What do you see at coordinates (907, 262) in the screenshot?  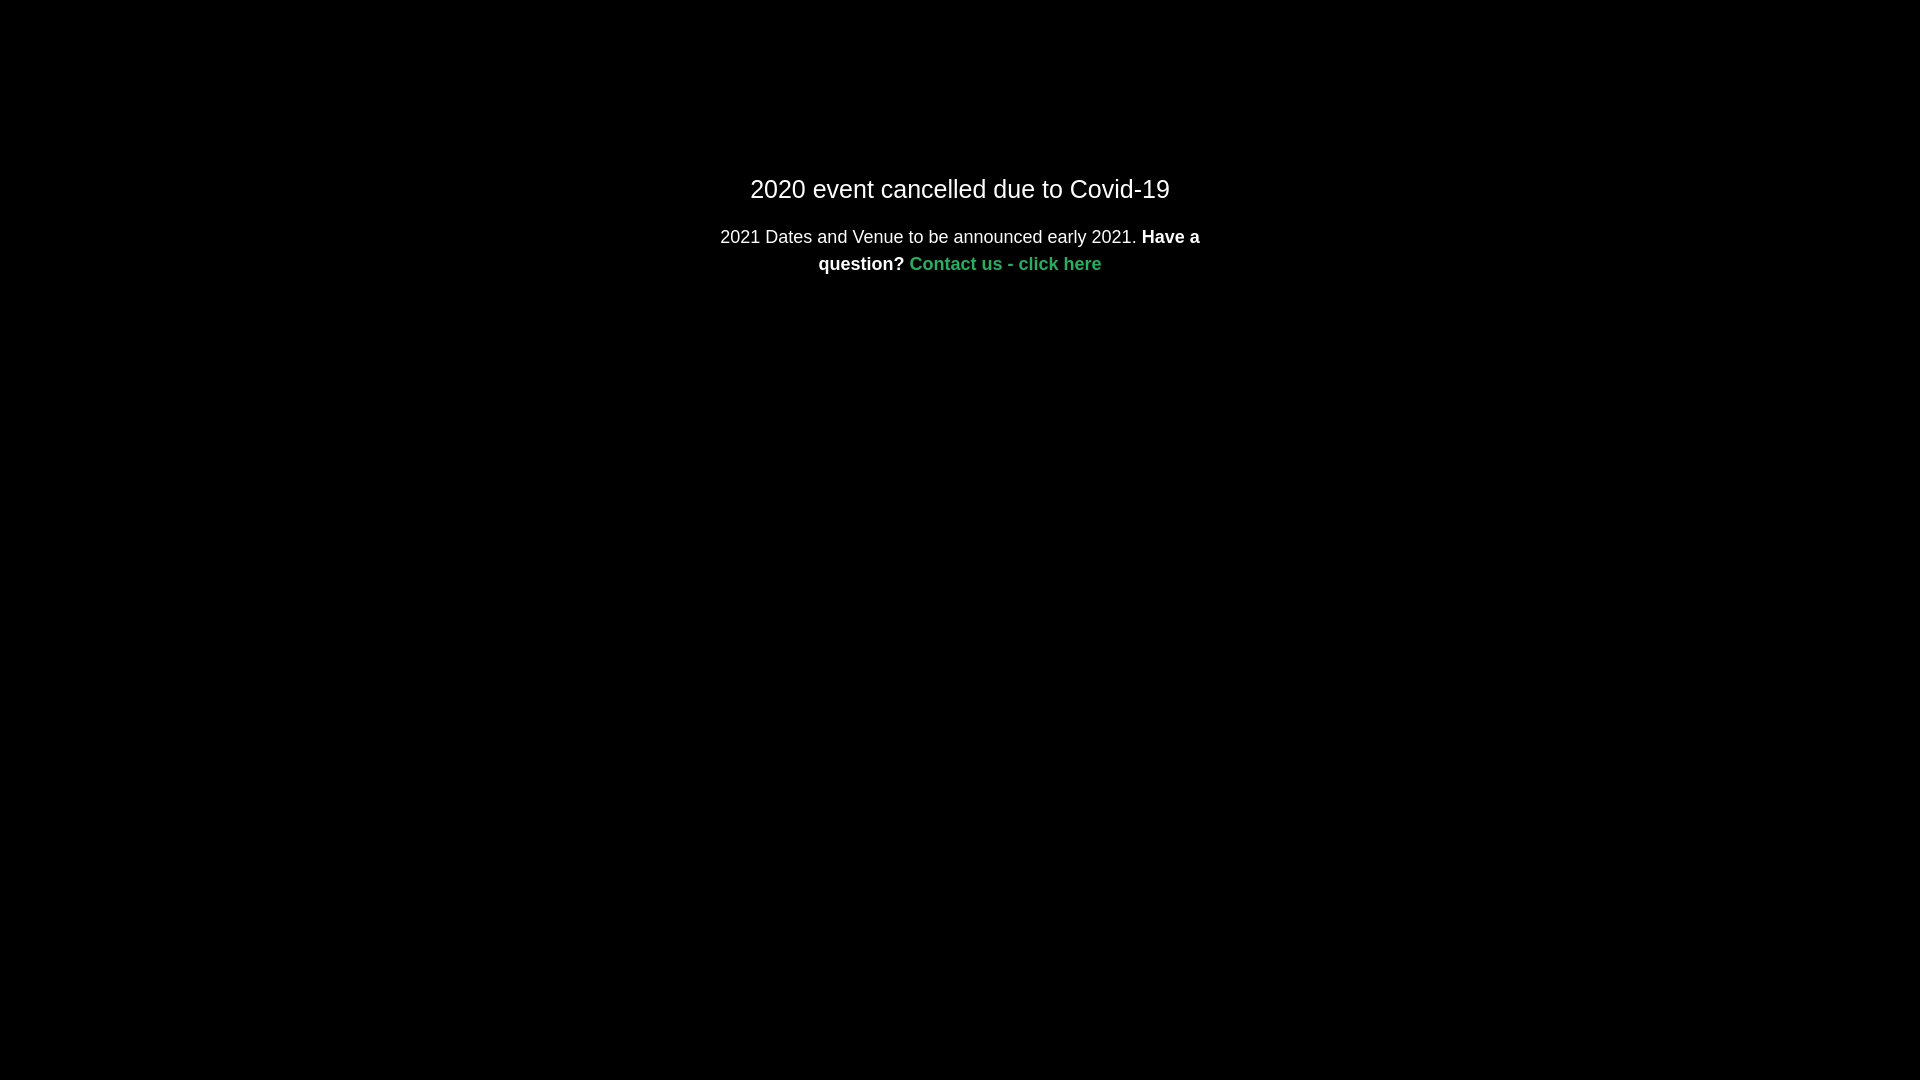 I see `'Contact us - click here'` at bounding box center [907, 262].